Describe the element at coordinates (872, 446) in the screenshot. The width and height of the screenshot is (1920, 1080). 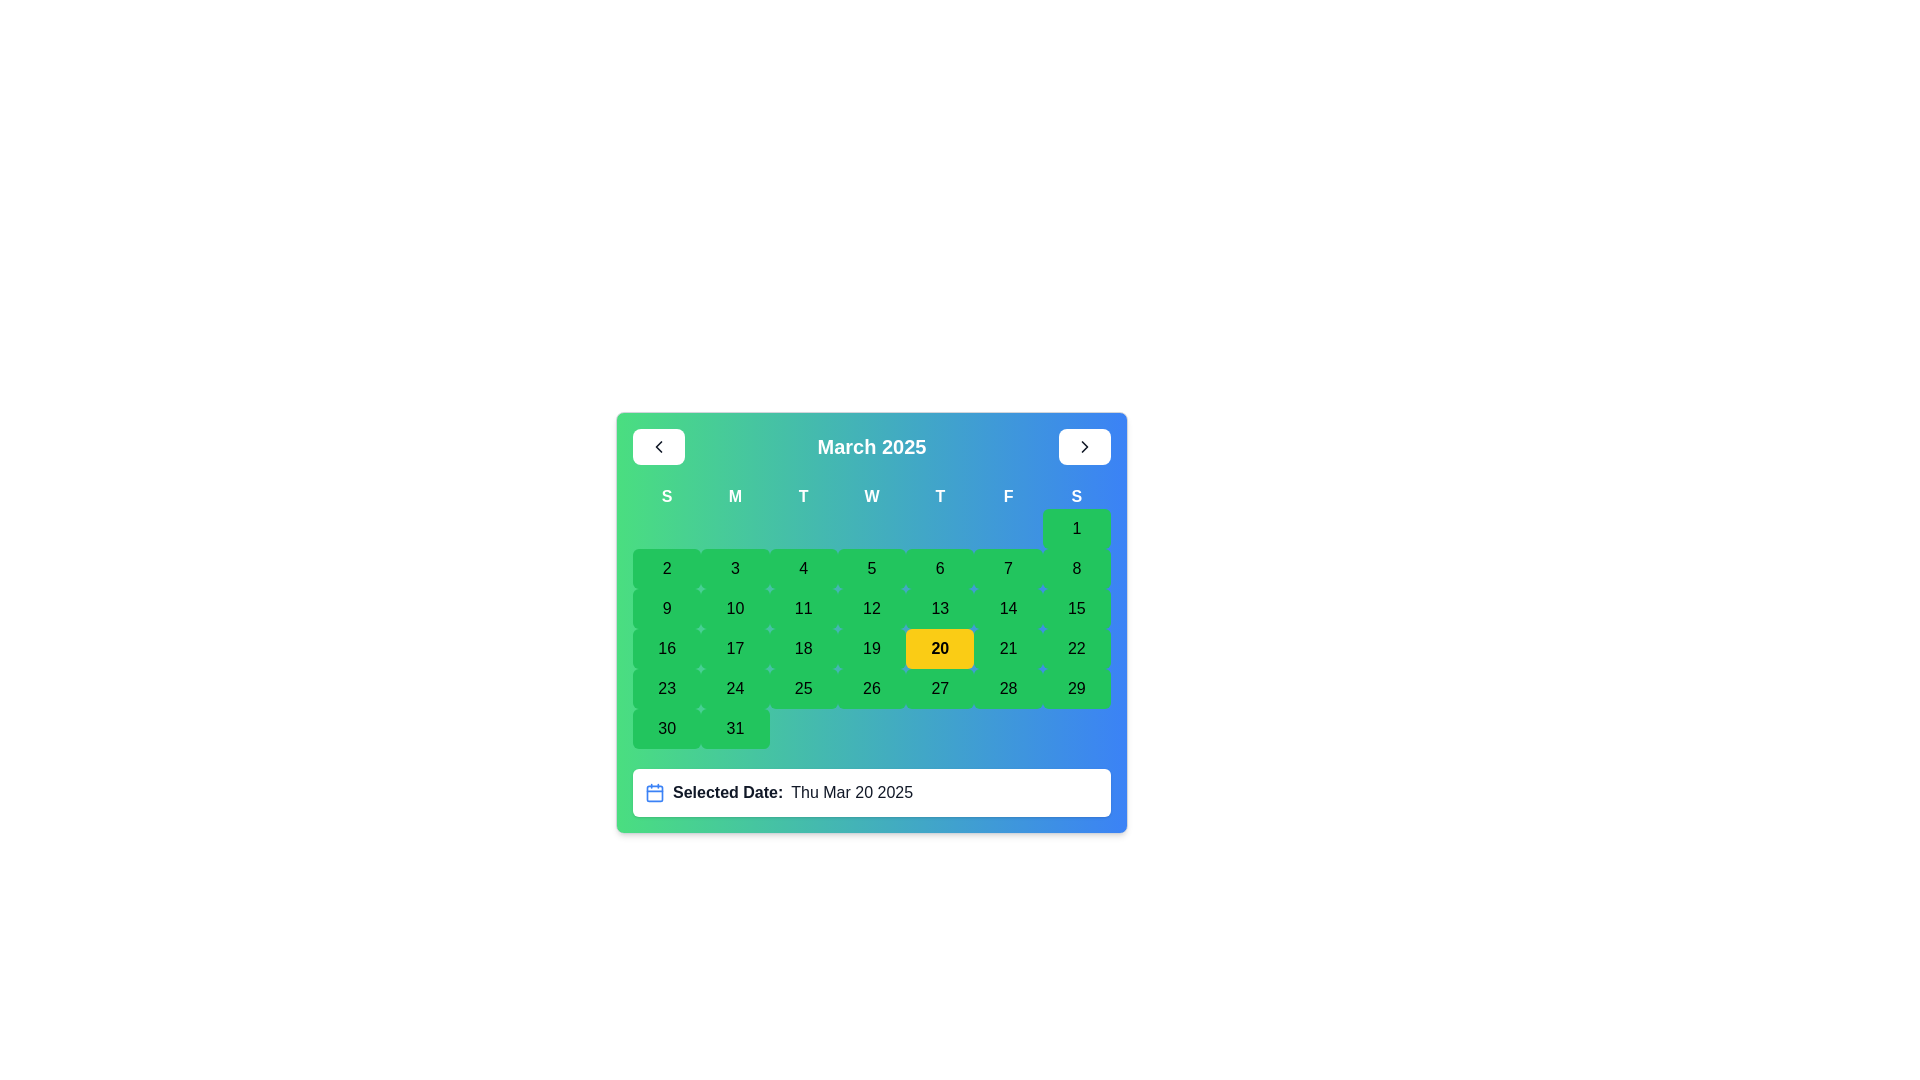
I see `the text label displaying 'March 2025' that is centrally located at the top of the calendar interface` at that location.